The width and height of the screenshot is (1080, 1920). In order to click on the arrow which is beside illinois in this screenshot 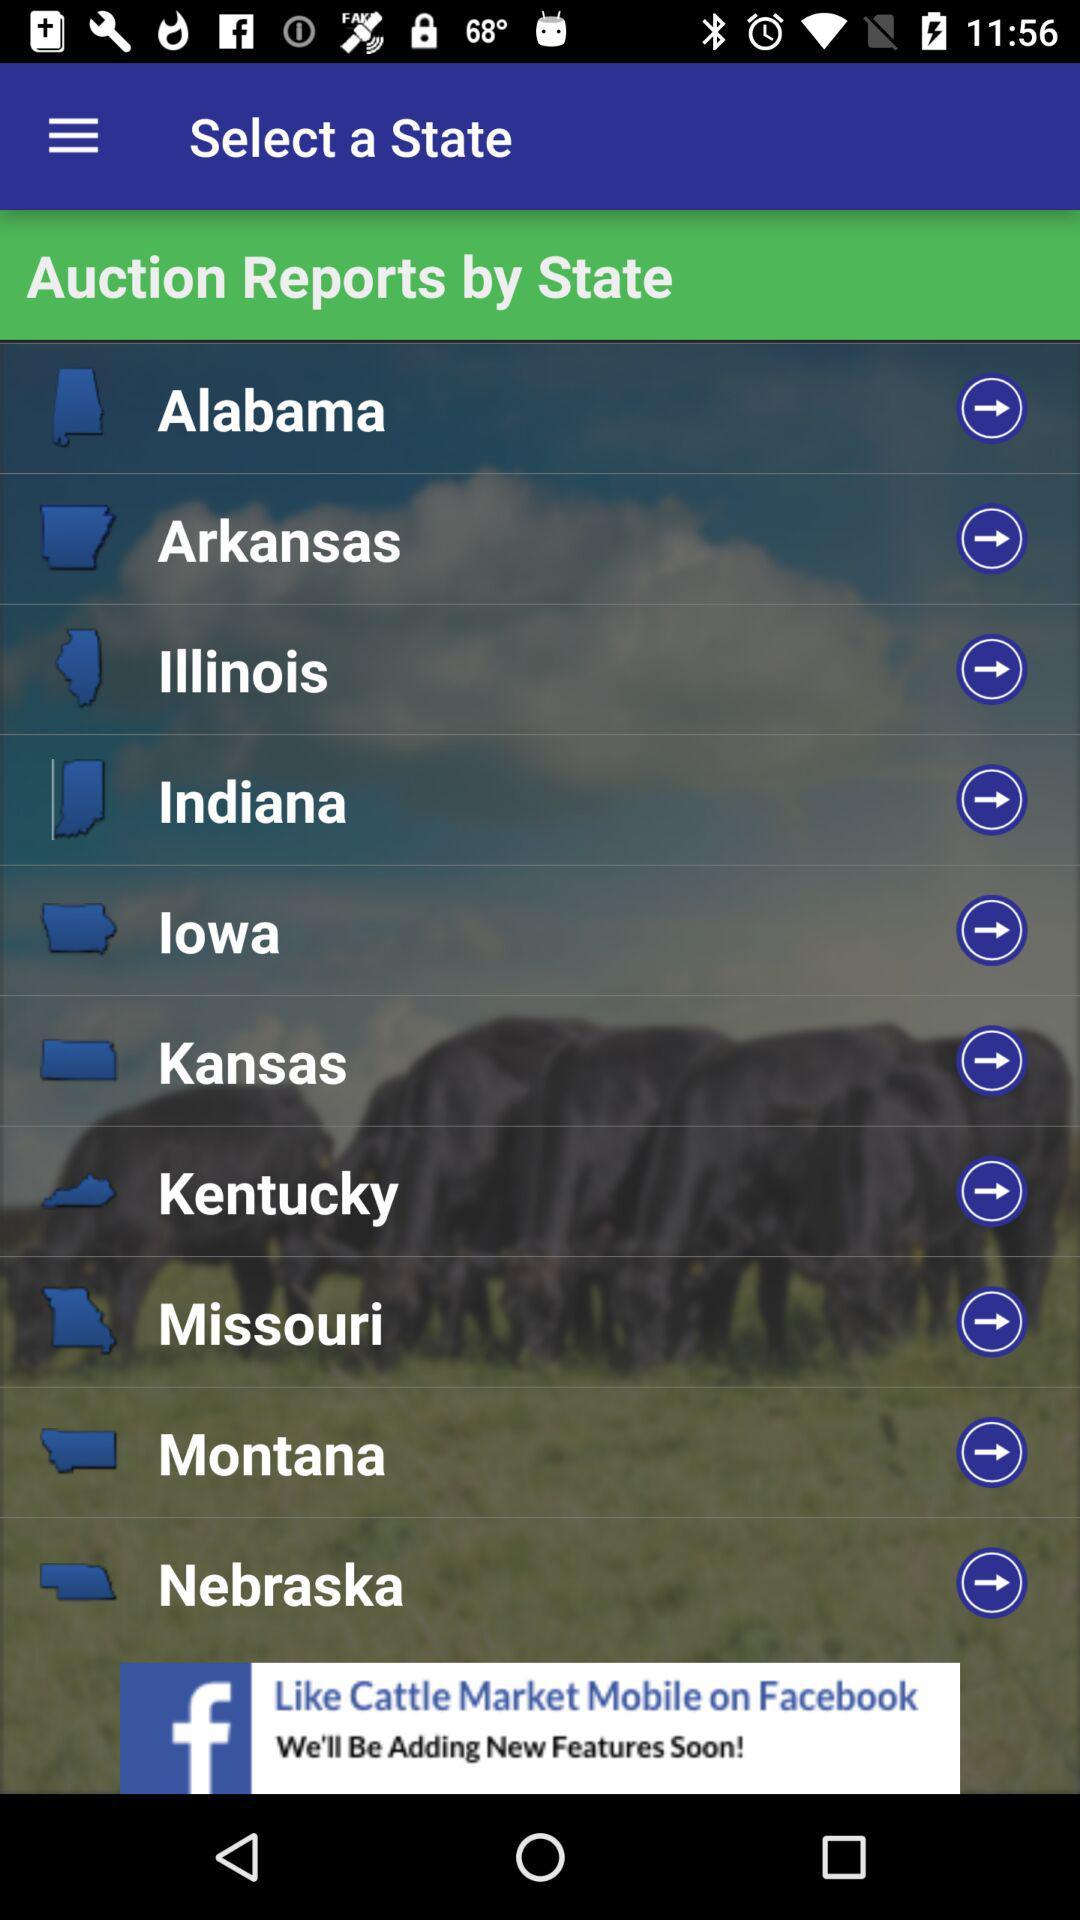, I will do `click(991, 669)`.